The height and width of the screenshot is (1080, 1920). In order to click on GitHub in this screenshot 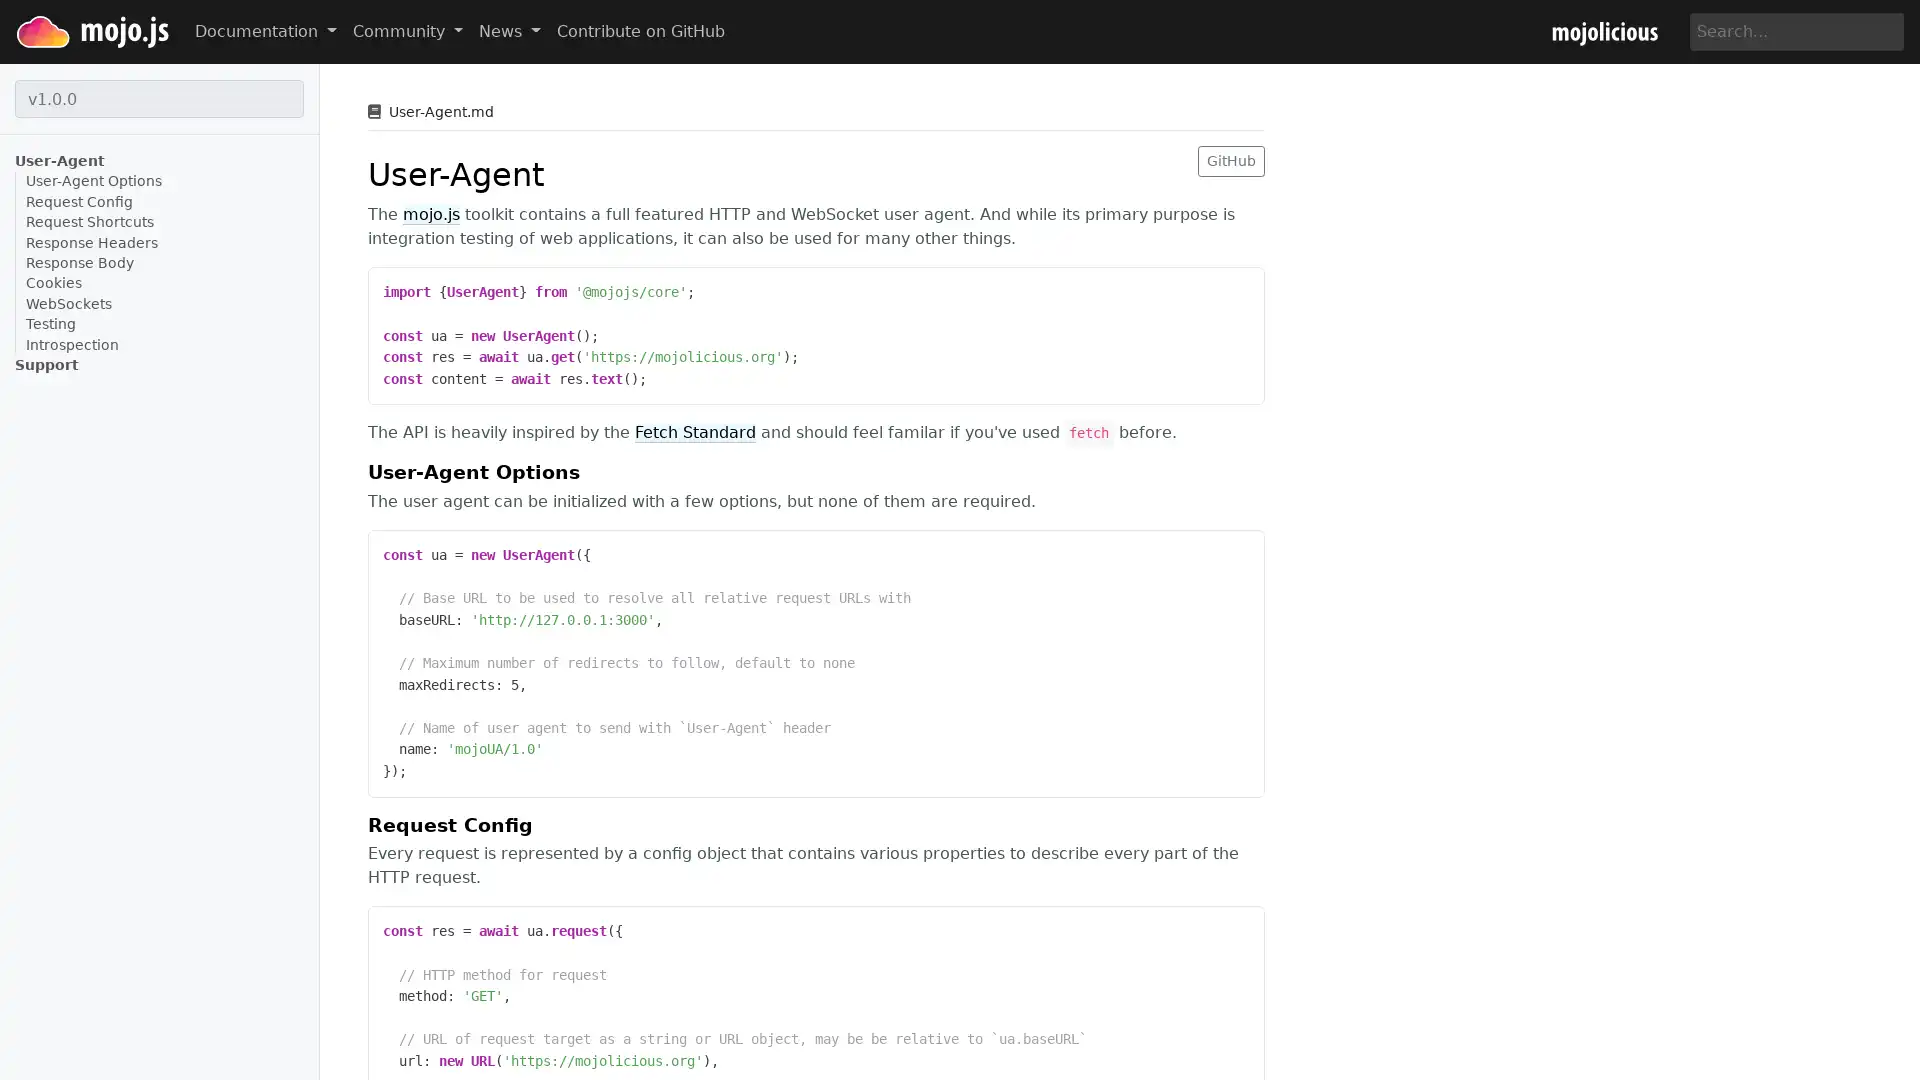, I will do `click(1230, 159)`.